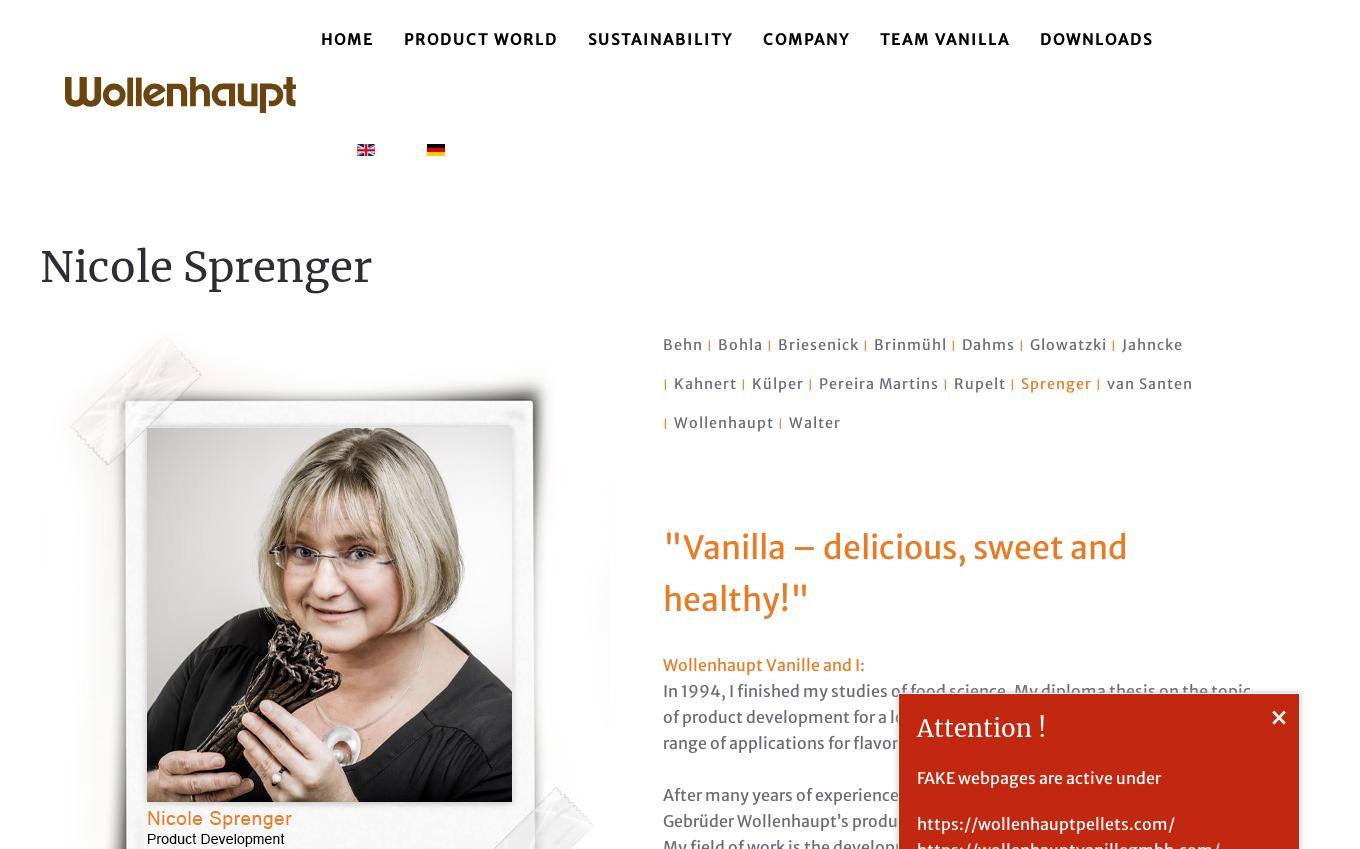 This screenshot has height=849, width=1360. What do you see at coordinates (205, 267) in the screenshot?
I see `'Nicole Sprenger'` at bounding box center [205, 267].